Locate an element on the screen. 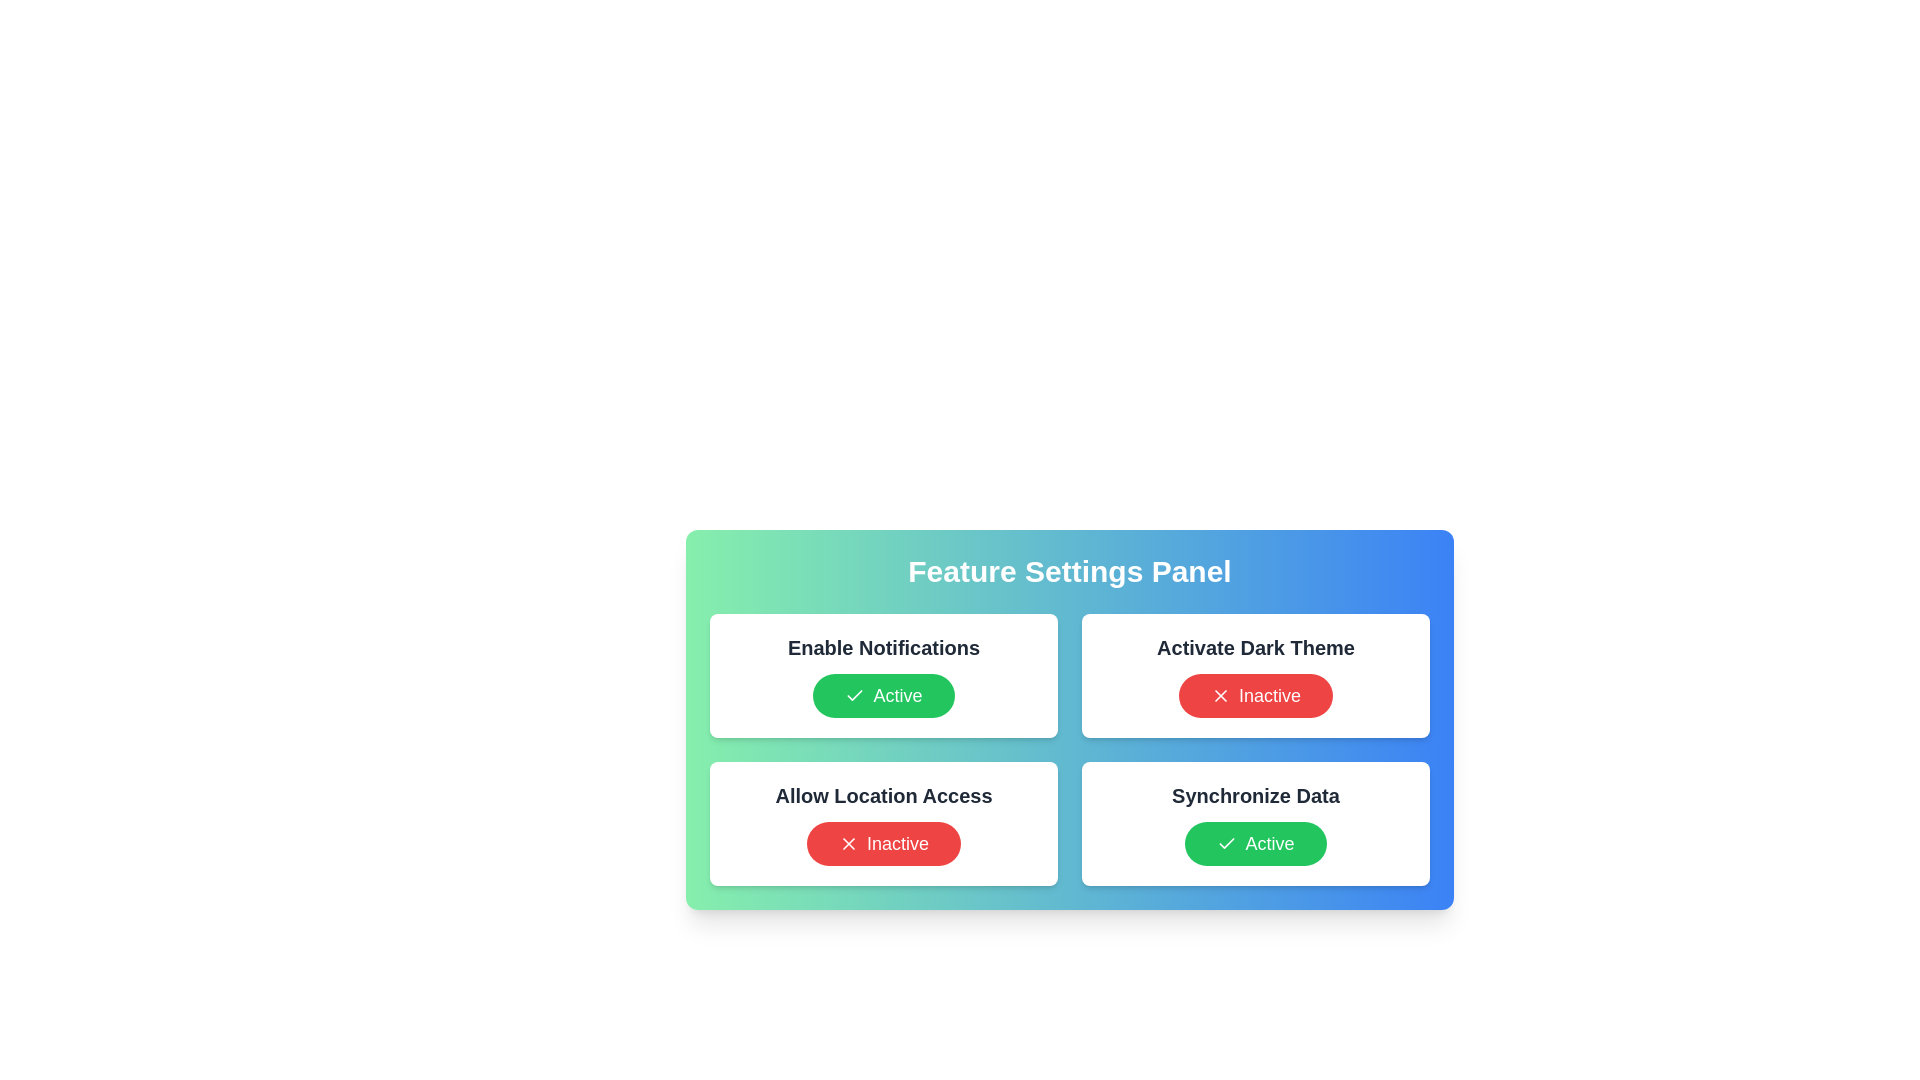 This screenshot has width=1920, height=1080. the button corresponding to Activate Dark Theme to toggle its state is located at coordinates (1255, 694).